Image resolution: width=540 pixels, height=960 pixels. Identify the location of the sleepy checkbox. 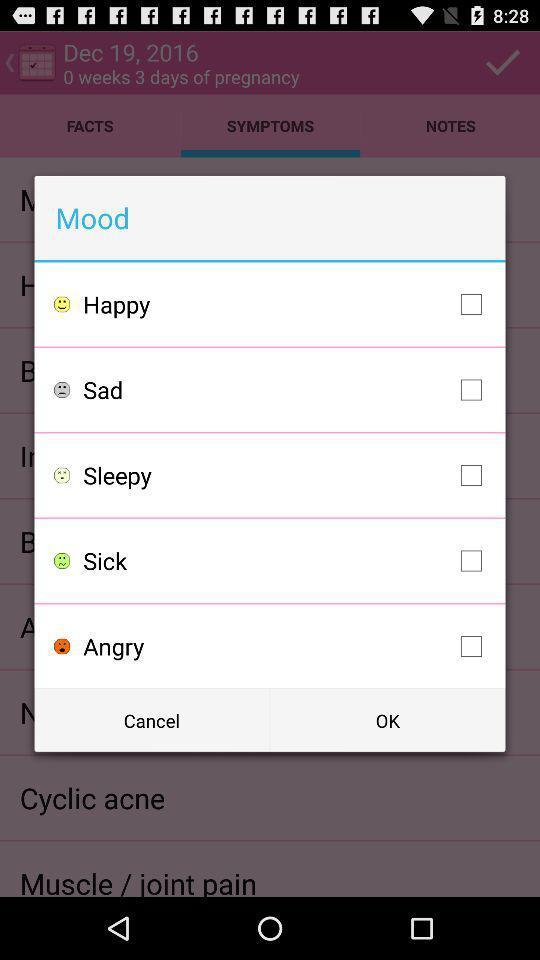
(286, 475).